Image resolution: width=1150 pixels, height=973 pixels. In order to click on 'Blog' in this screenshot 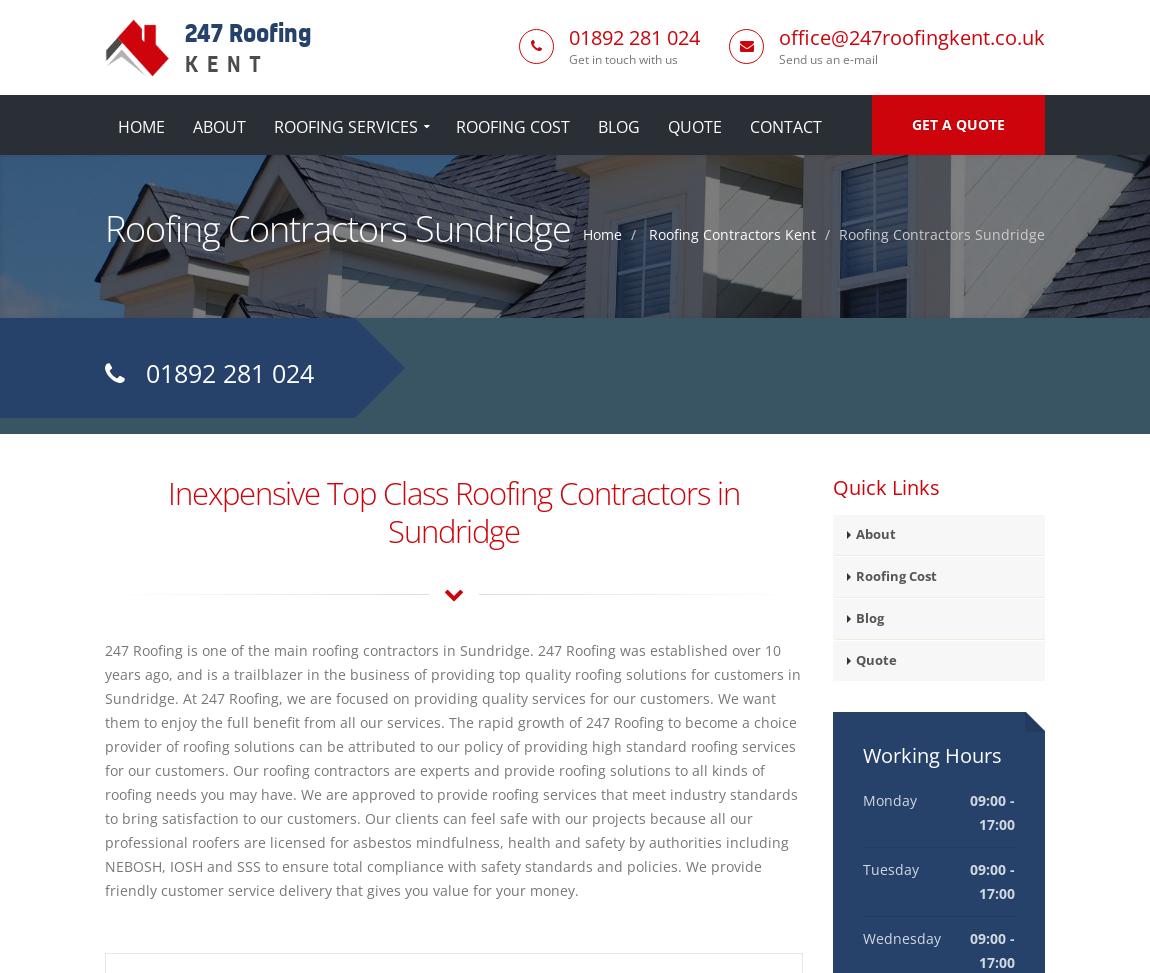, I will do `click(869, 618)`.